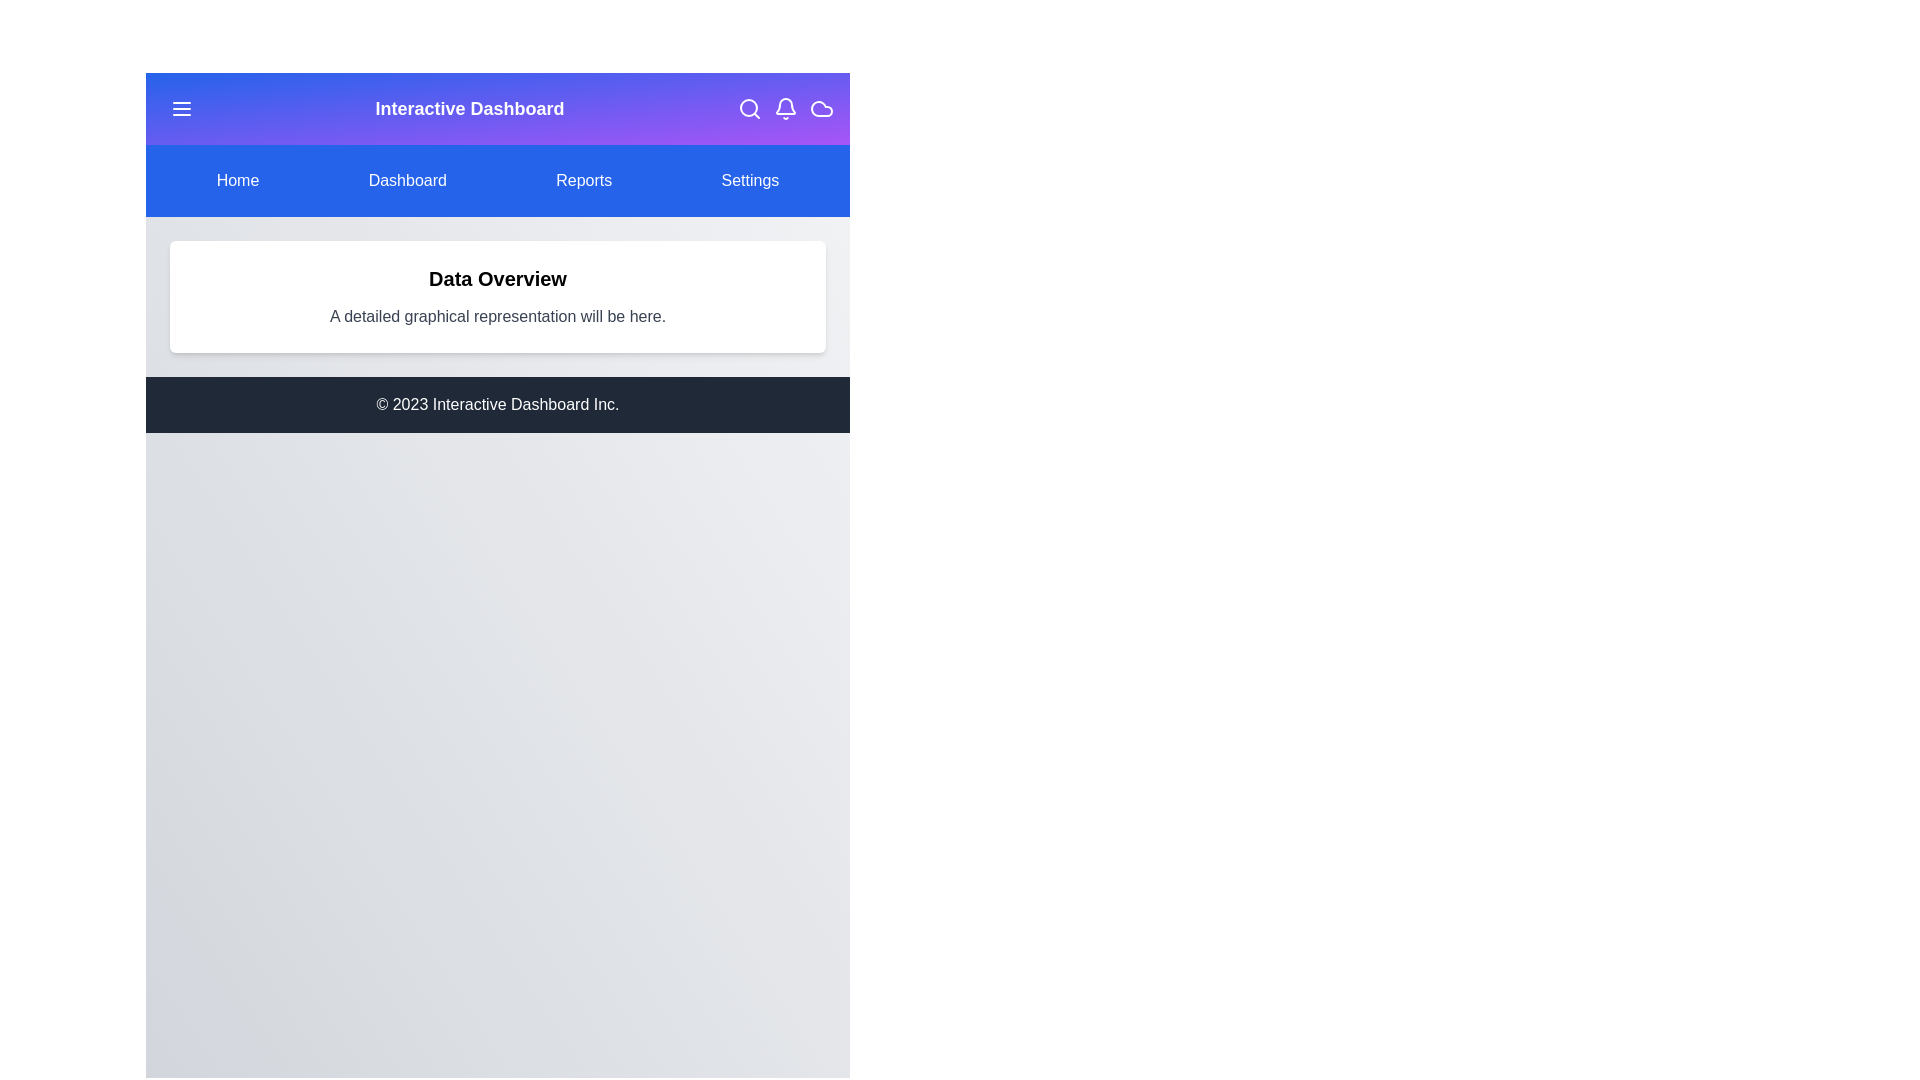 The image size is (1920, 1080). I want to click on the menu item Reports to navigate to the corresponding section, so click(583, 181).